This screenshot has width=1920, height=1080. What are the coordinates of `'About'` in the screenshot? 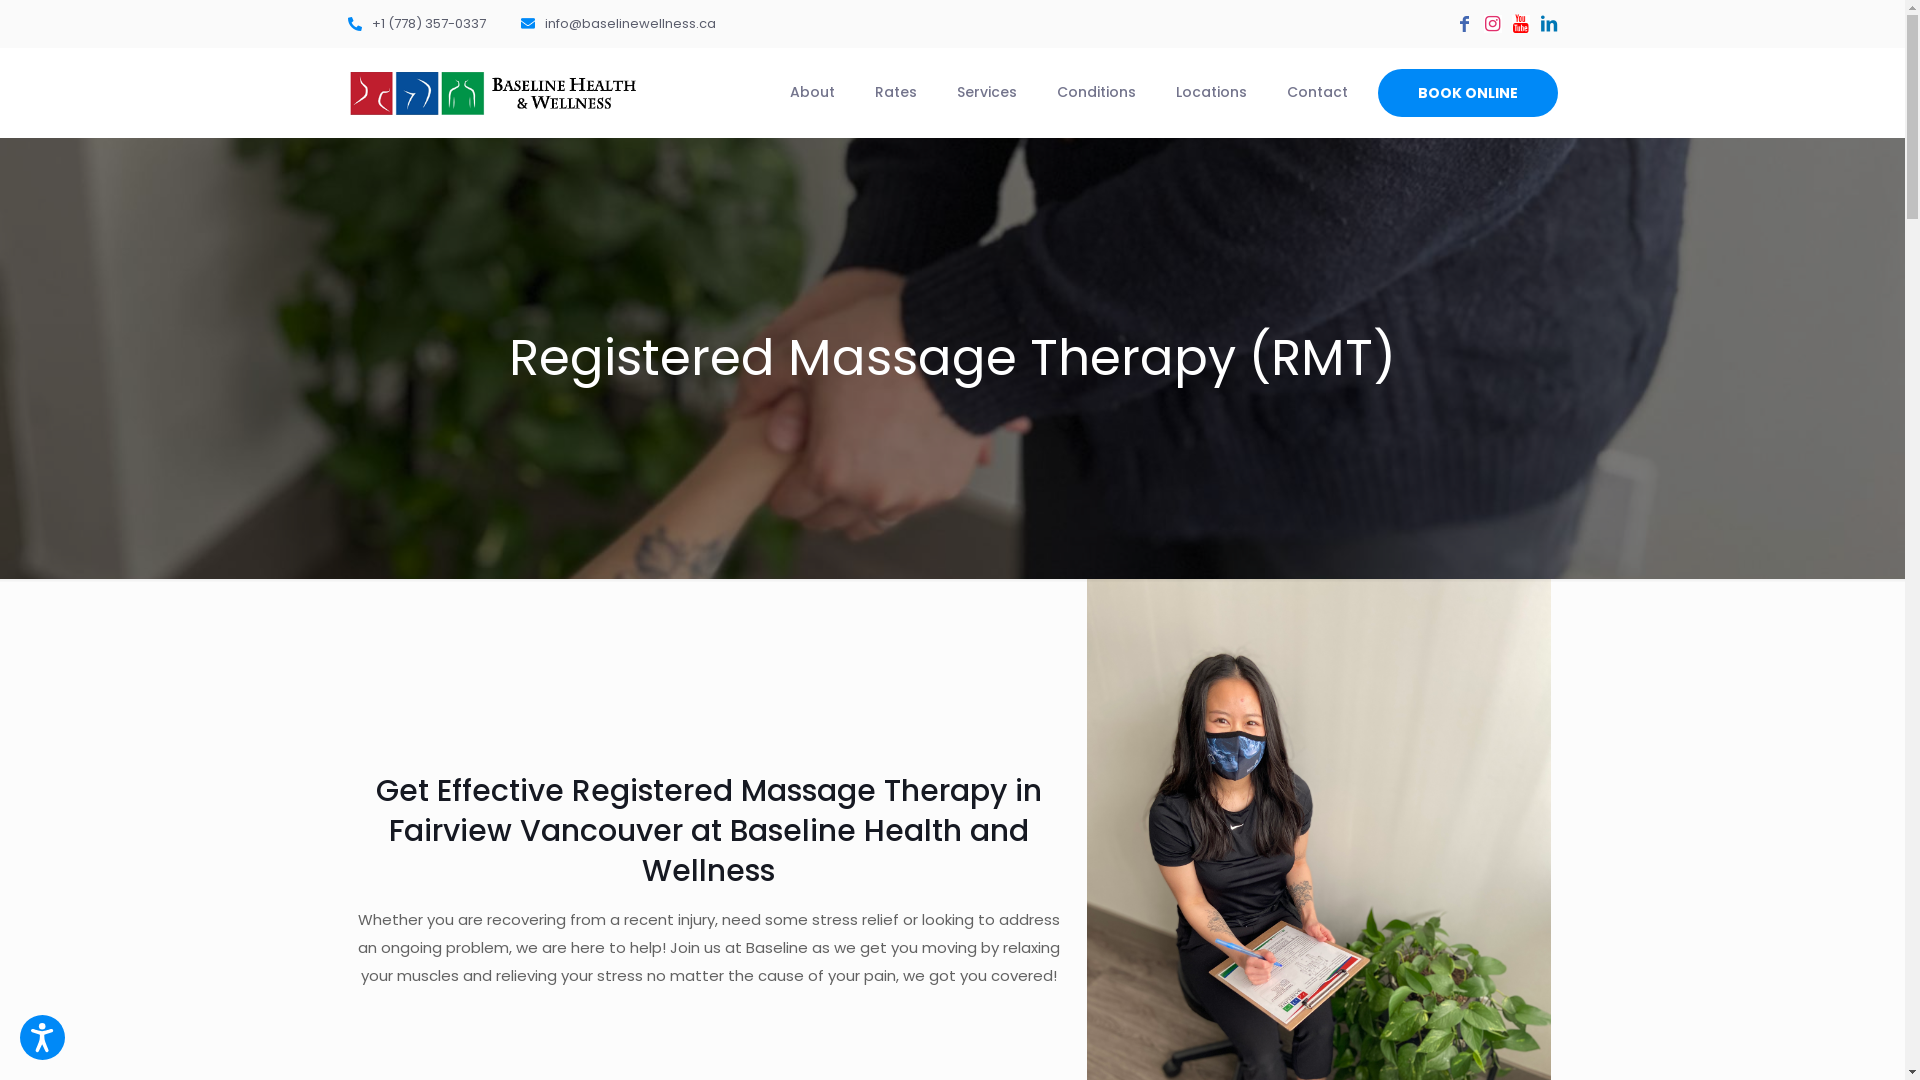 It's located at (812, 92).